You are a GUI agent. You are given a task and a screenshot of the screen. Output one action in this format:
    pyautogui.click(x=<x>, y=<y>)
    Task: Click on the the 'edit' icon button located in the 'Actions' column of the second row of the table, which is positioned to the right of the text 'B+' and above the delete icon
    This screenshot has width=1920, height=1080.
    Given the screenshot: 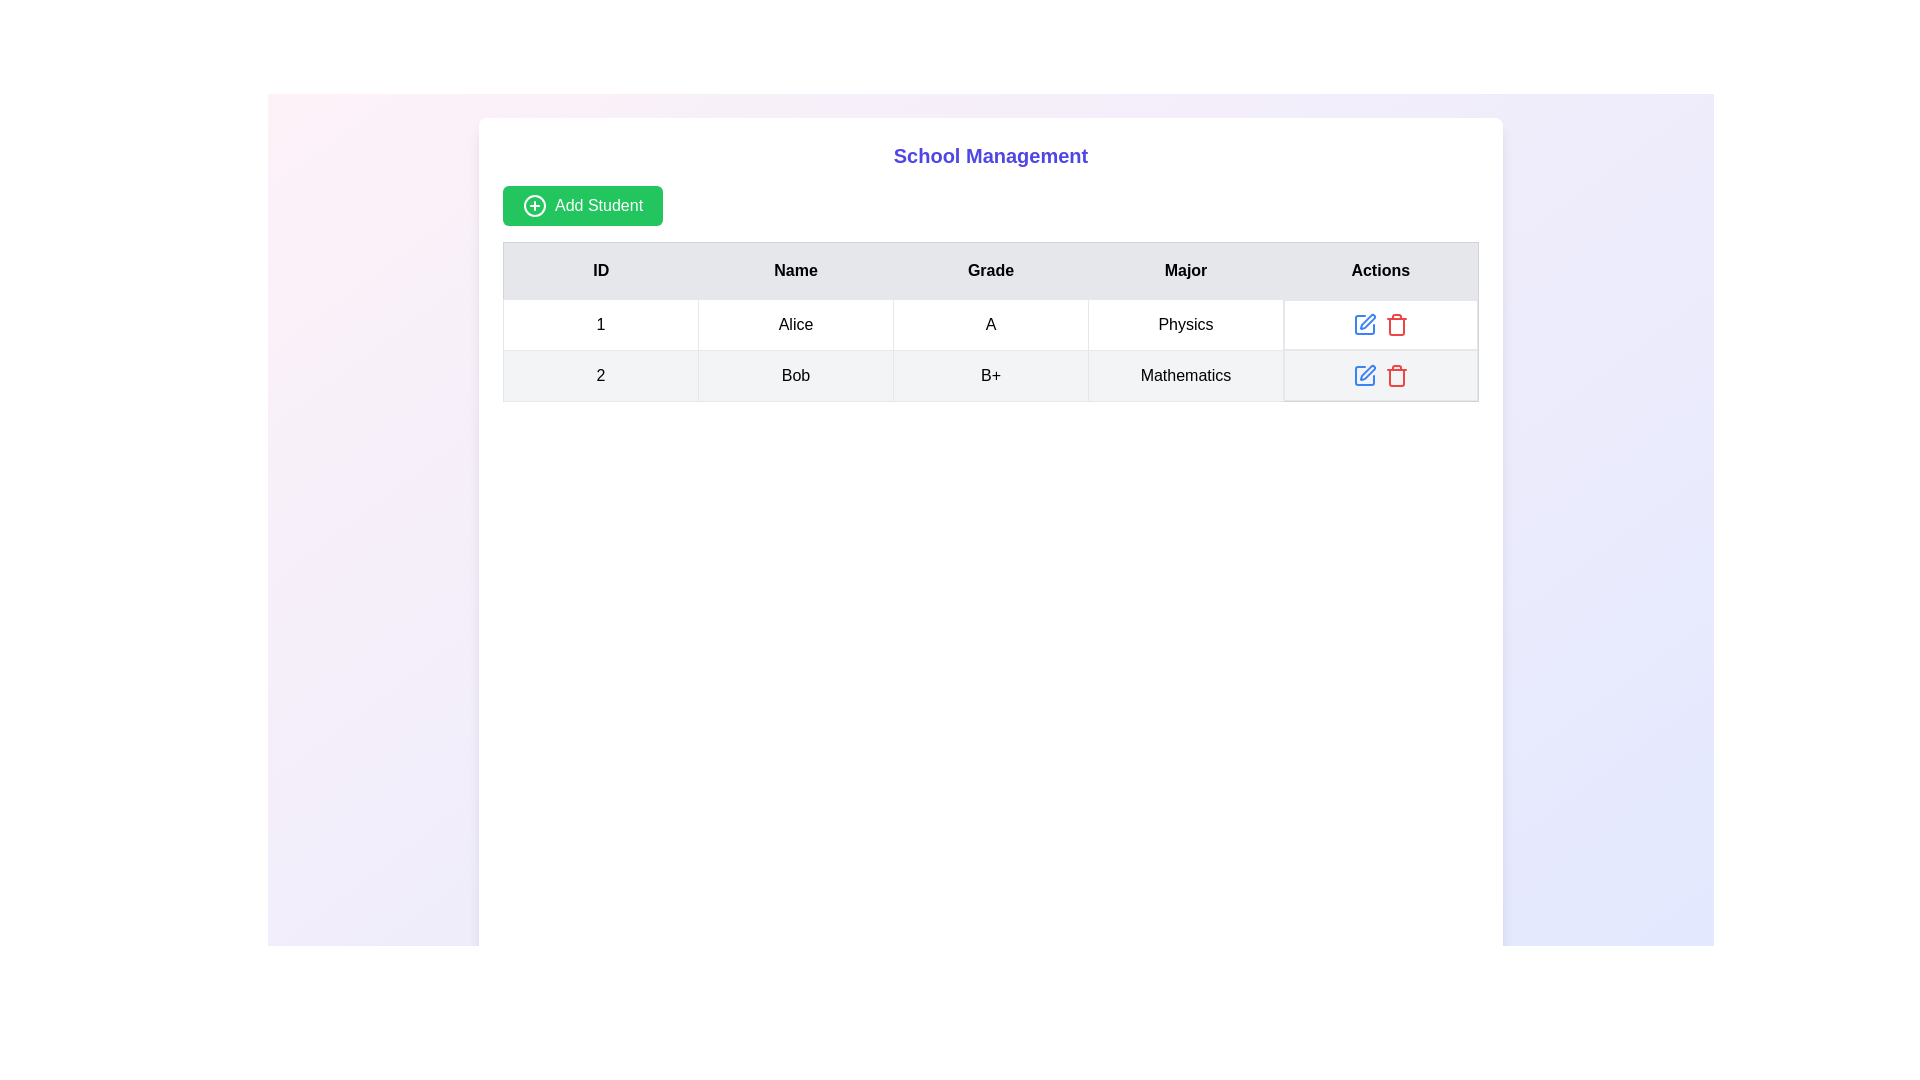 What is the action you would take?
    pyautogui.click(x=1363, y=375)
    